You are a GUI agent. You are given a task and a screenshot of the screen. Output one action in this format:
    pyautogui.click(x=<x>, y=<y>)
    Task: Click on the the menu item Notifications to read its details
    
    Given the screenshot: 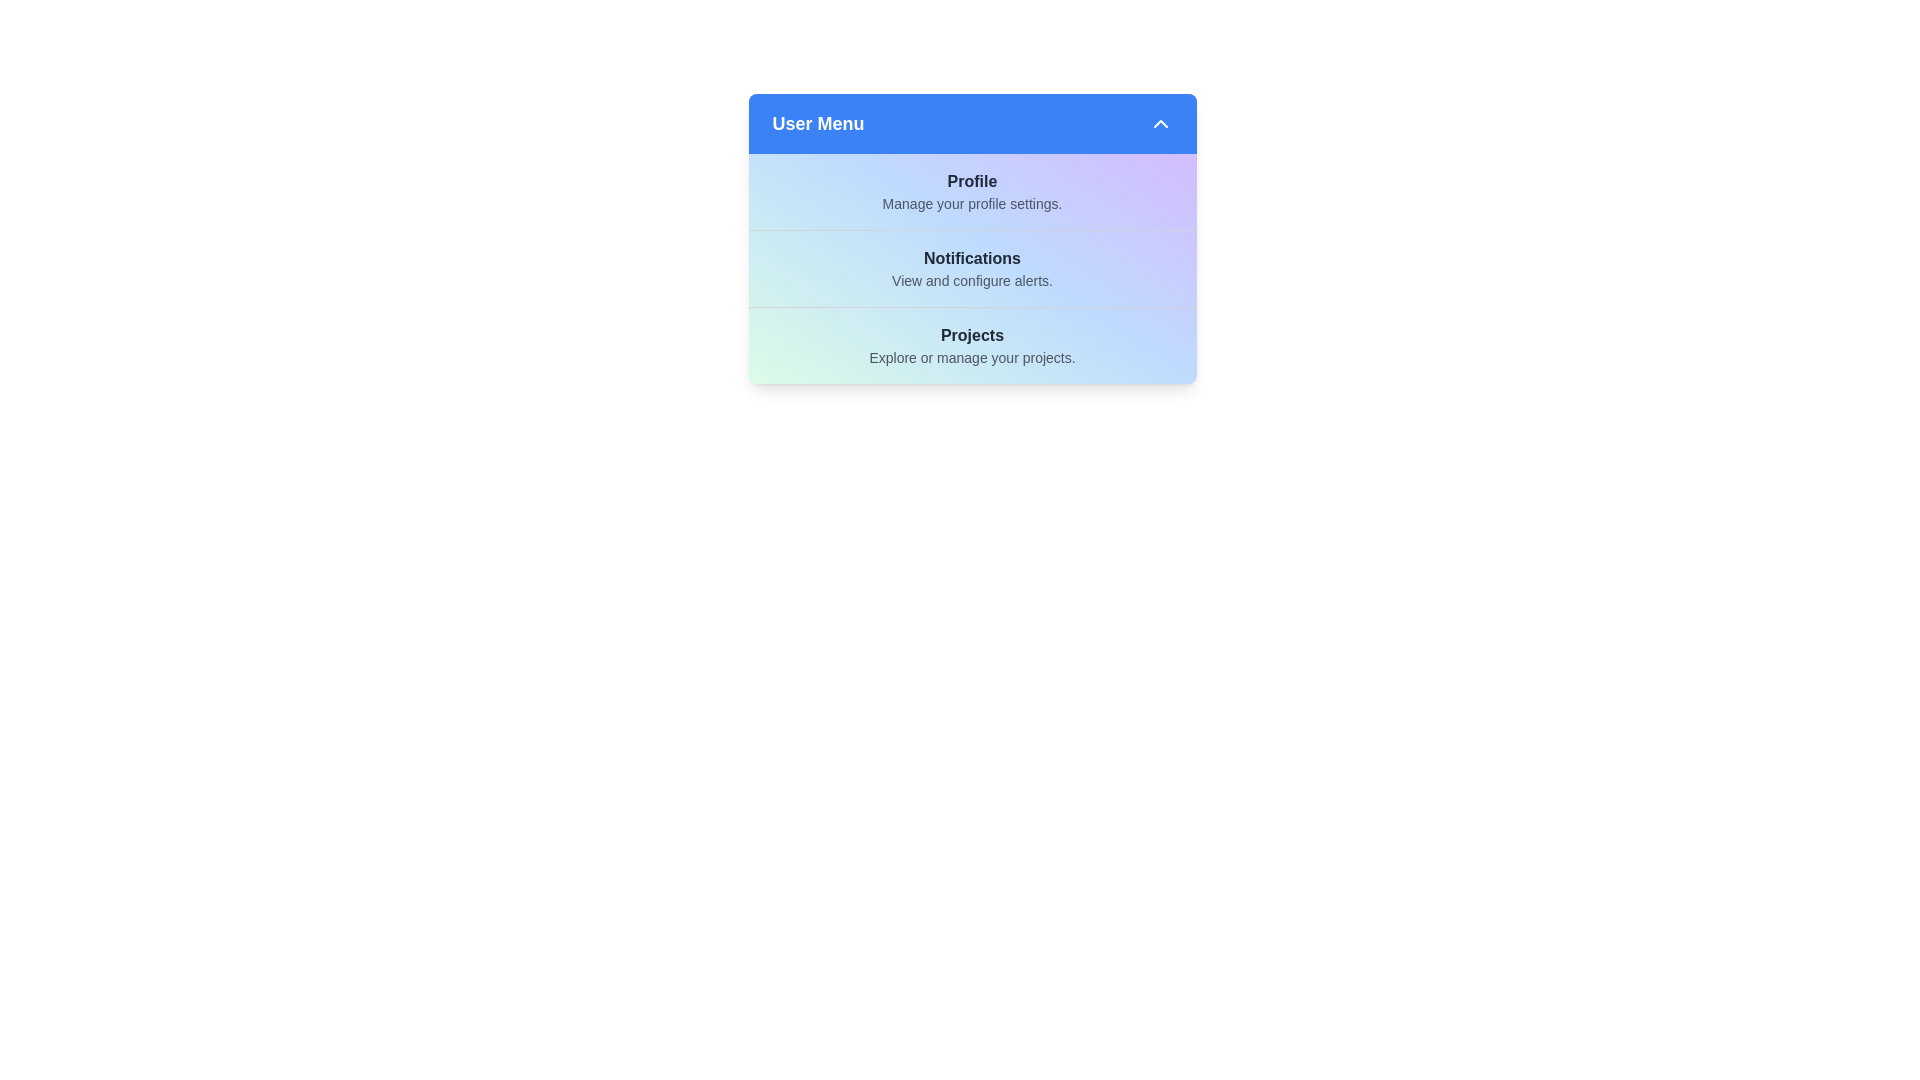 What is the action you would take?
    pyautogui.click(x=972, y=267)
    